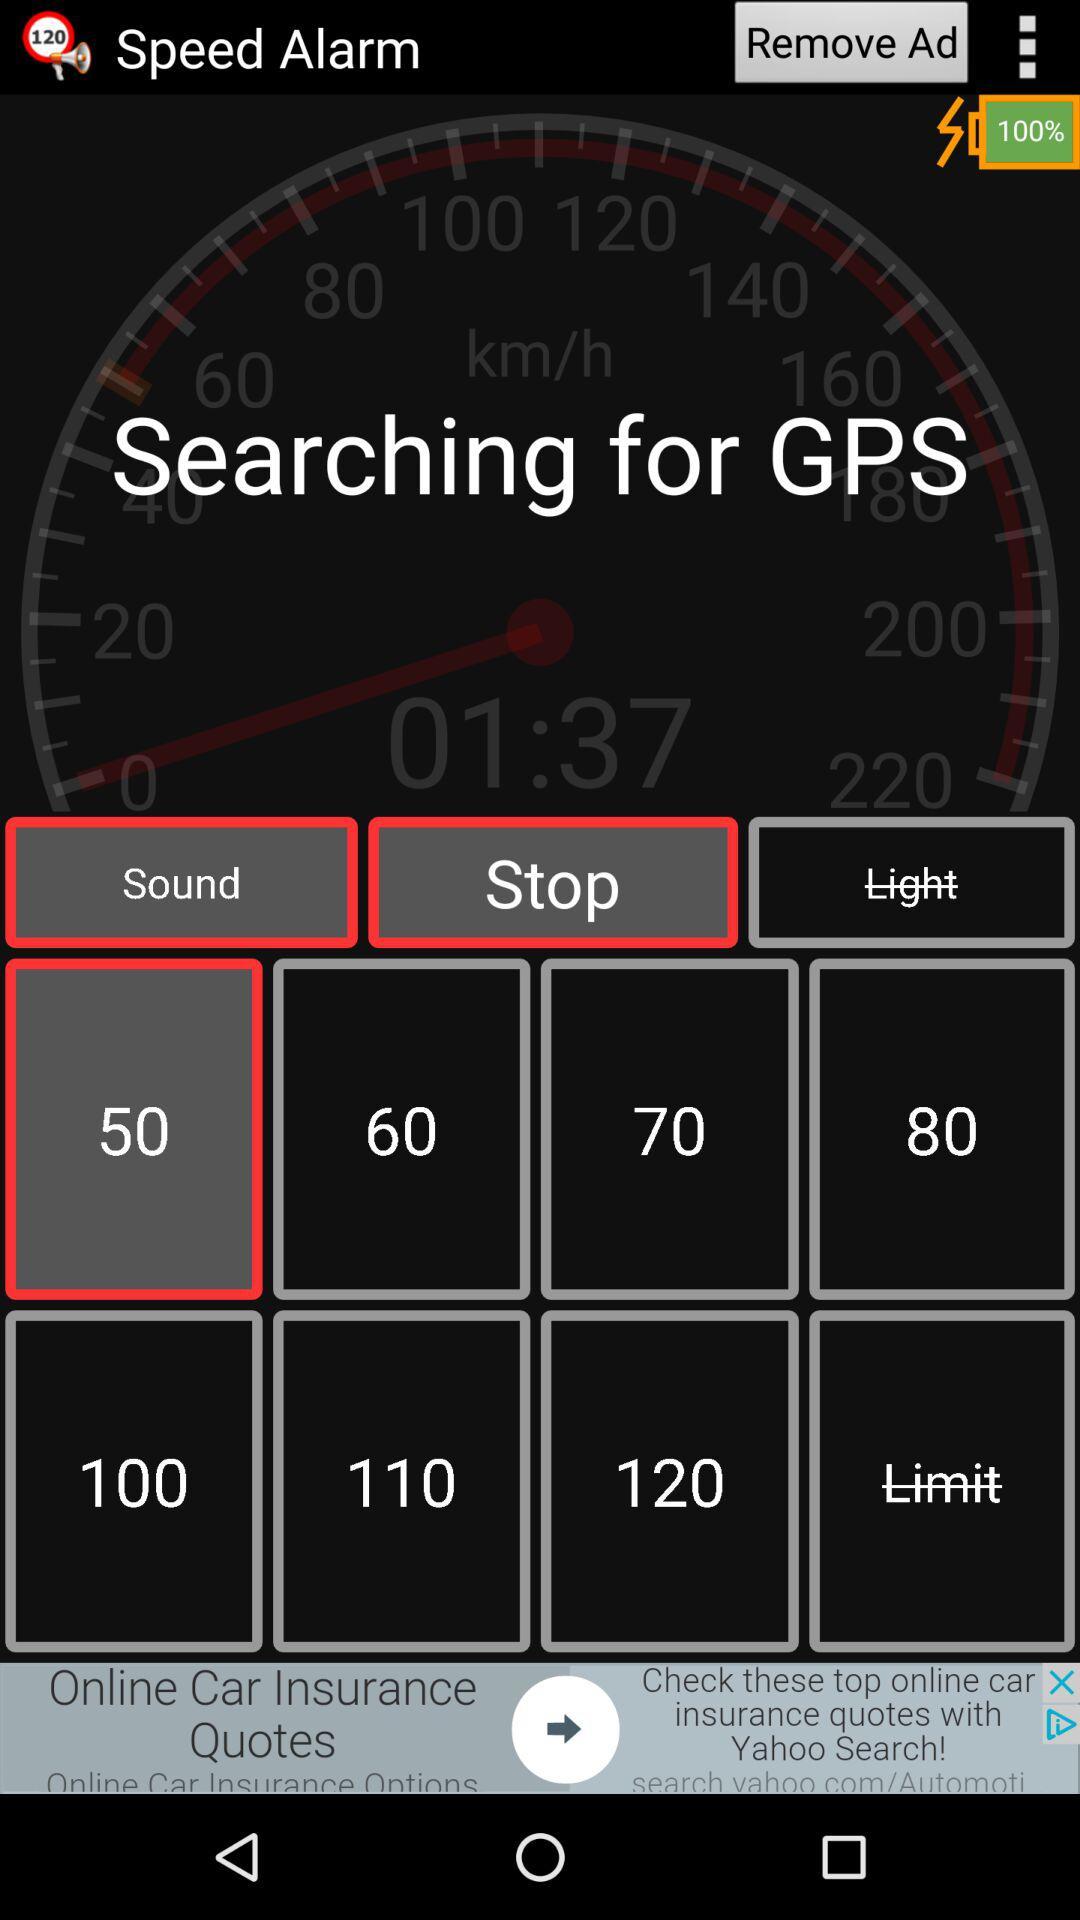 The height and width of the screenshot is (1920, 1080). What do you see at coordinates (56, 47) in the screenshot?
I see `the icon which is left side of the speed alarm` at bounding box center [56, 47].